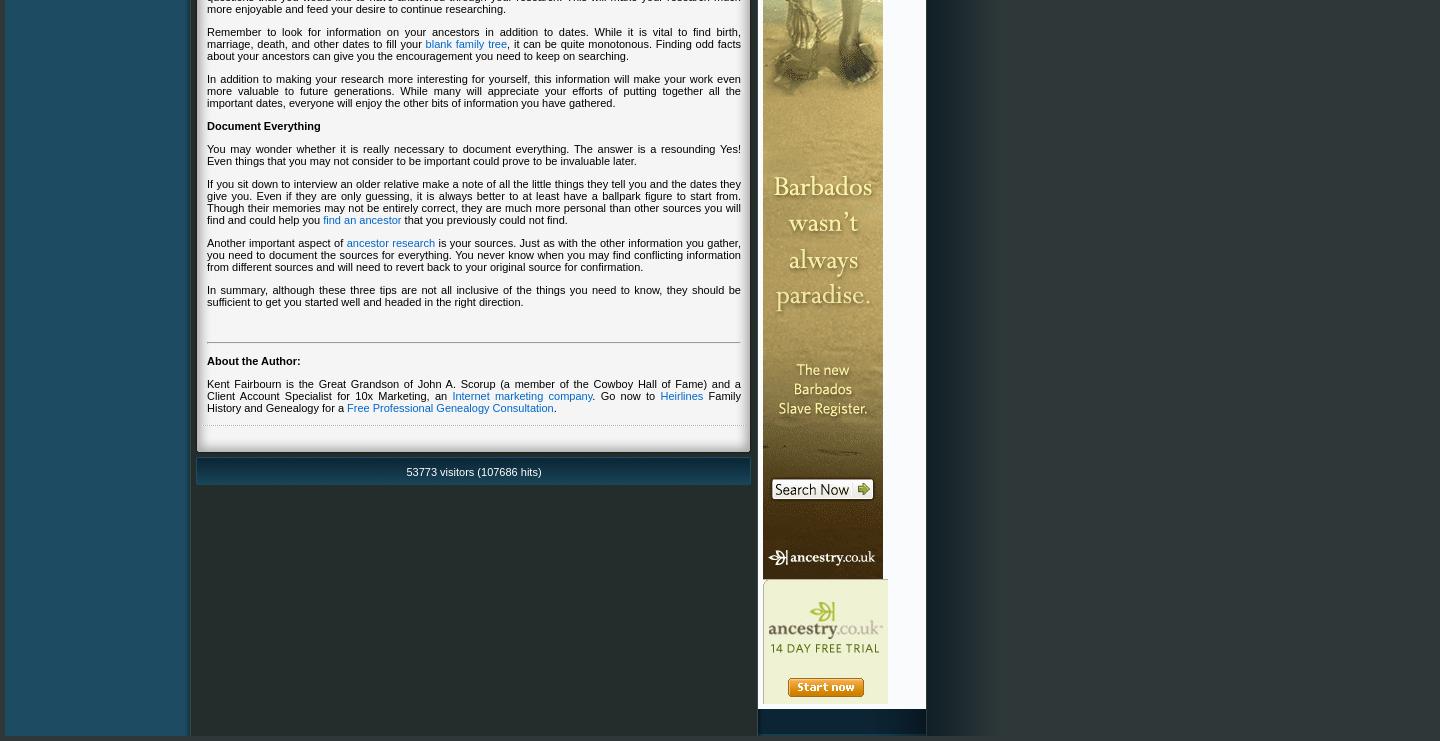 This screenshot has width=1440, height=741. Describe the element at coordinates (681, 395) in the screenshot. I see `'Heirlines'` at that location.